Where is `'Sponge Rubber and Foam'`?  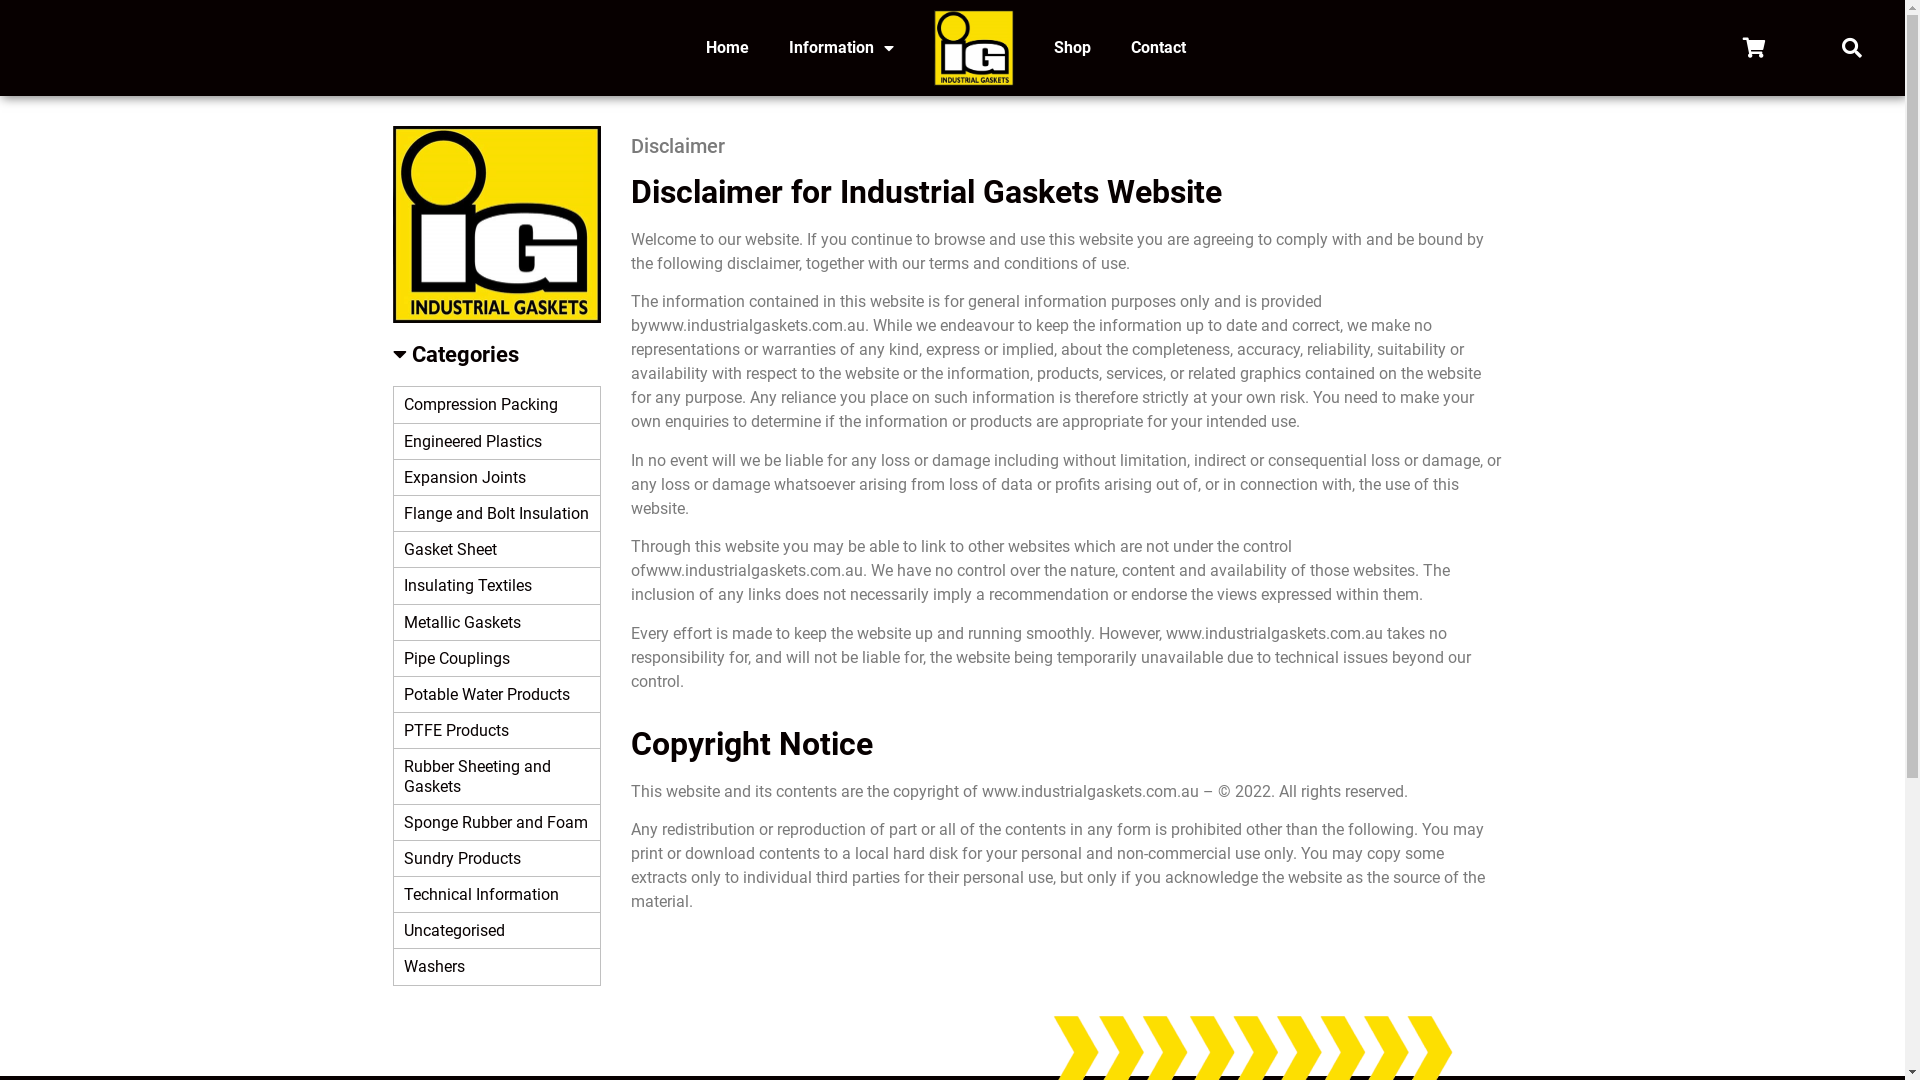 'Sponge Rubber and Foam' is located at coordinates (497, 822).